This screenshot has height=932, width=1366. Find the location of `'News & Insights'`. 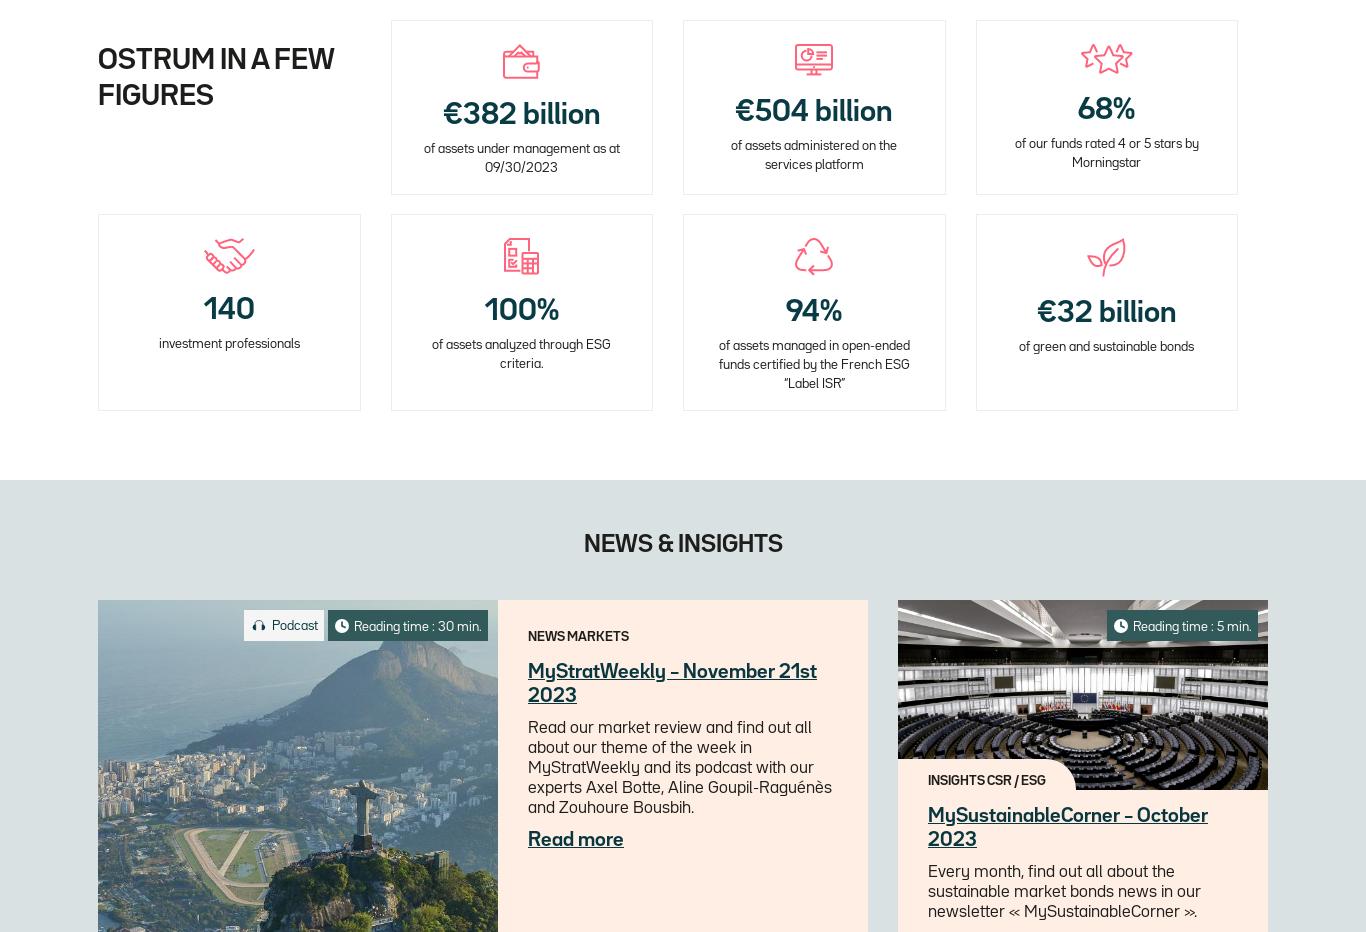

'News & Insights' is located at coordinates (681, 544).